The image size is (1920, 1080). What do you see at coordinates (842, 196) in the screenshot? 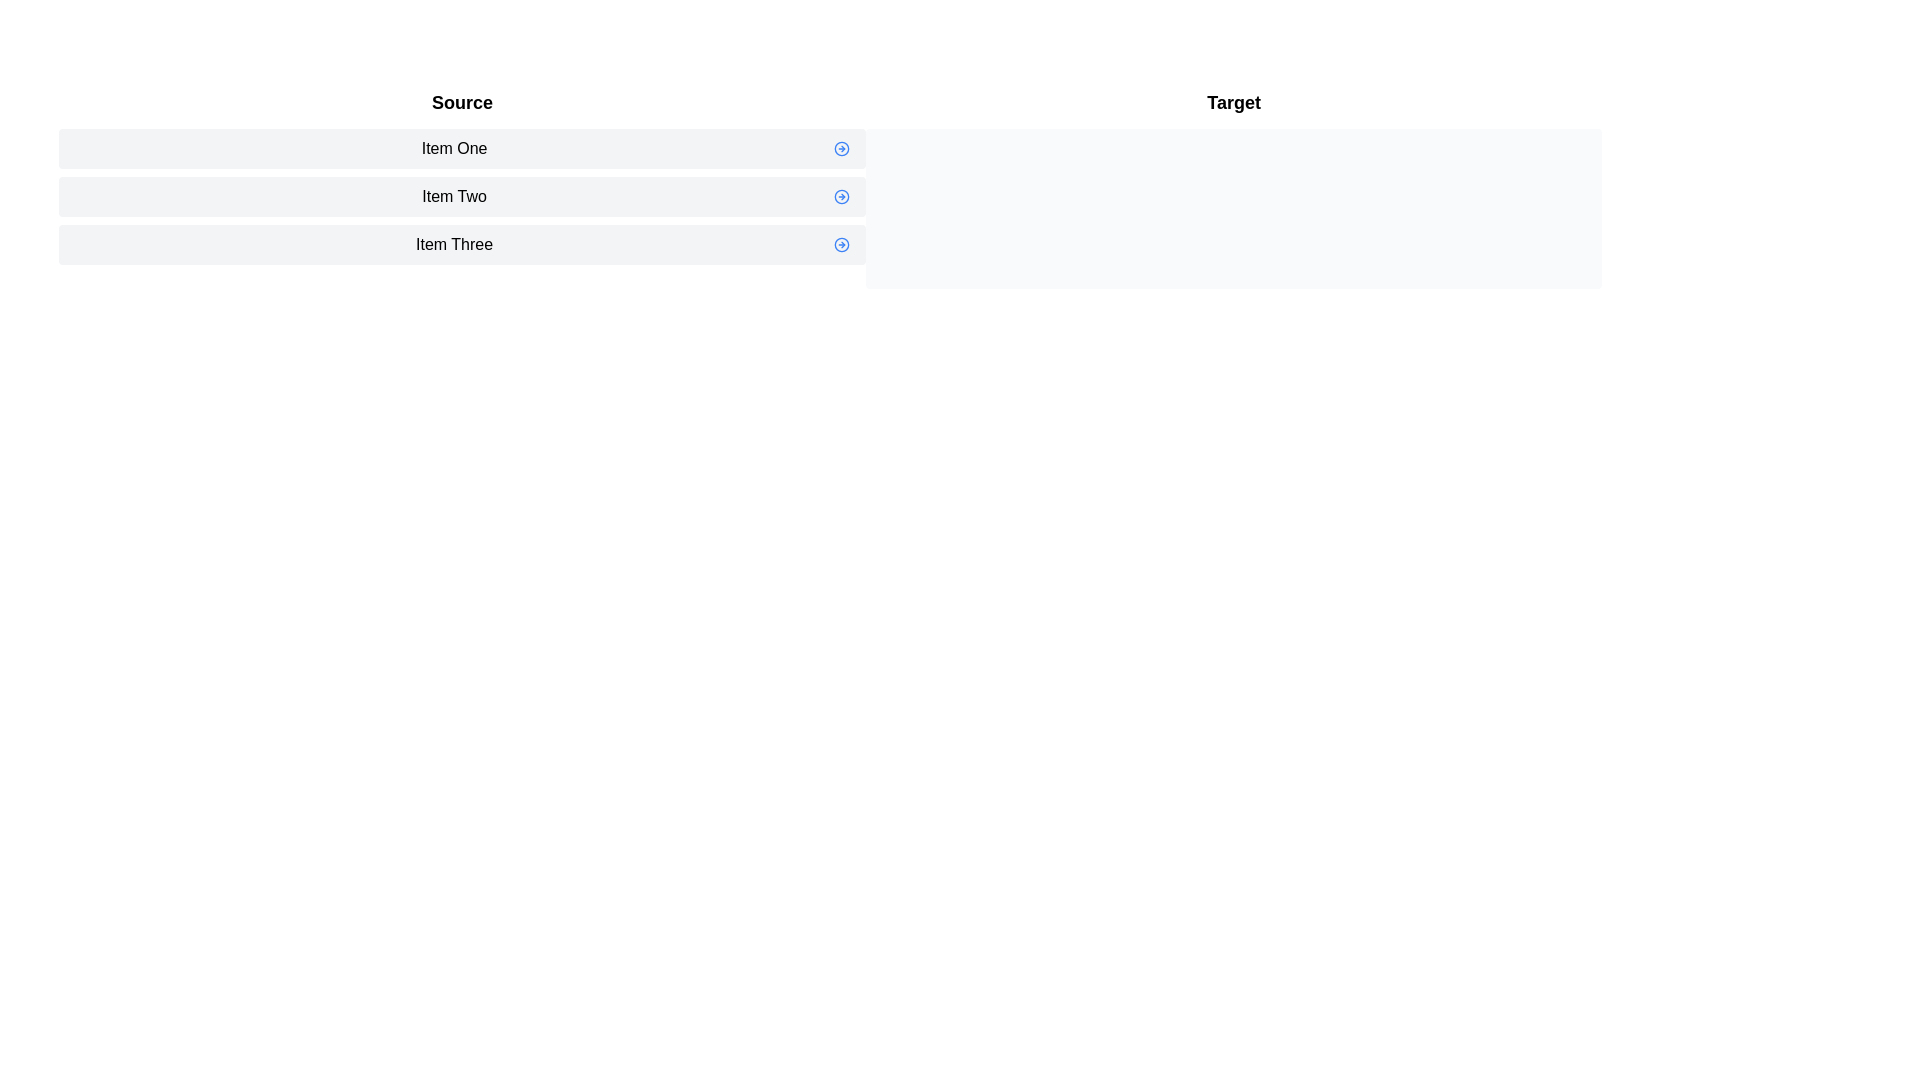
I see `the interactive icon located to the far right of the 'Item Two' row` at bounding box center [842, 196].